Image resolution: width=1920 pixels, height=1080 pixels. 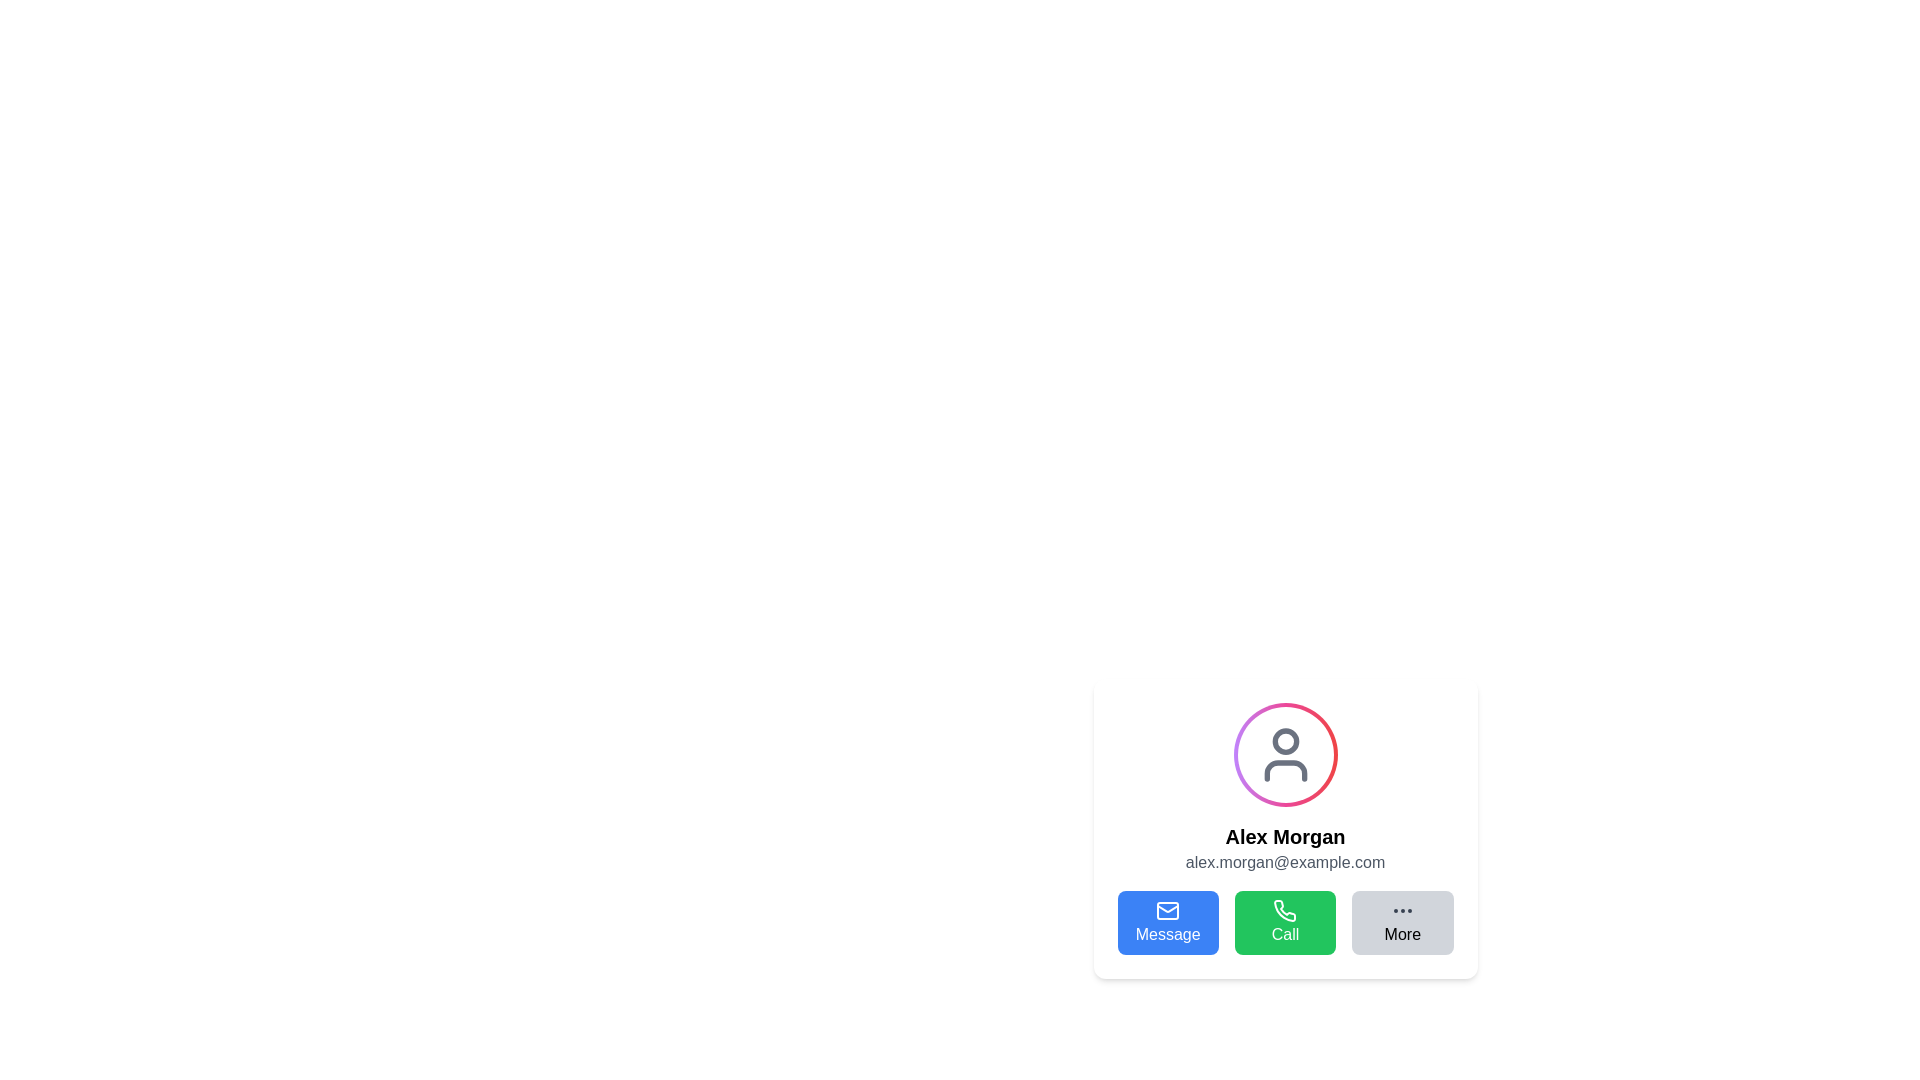 I want to click on the 'Call' icon located inside the green button labeled 'Call' to initiate a phone call, so click(x=1285, y=910).